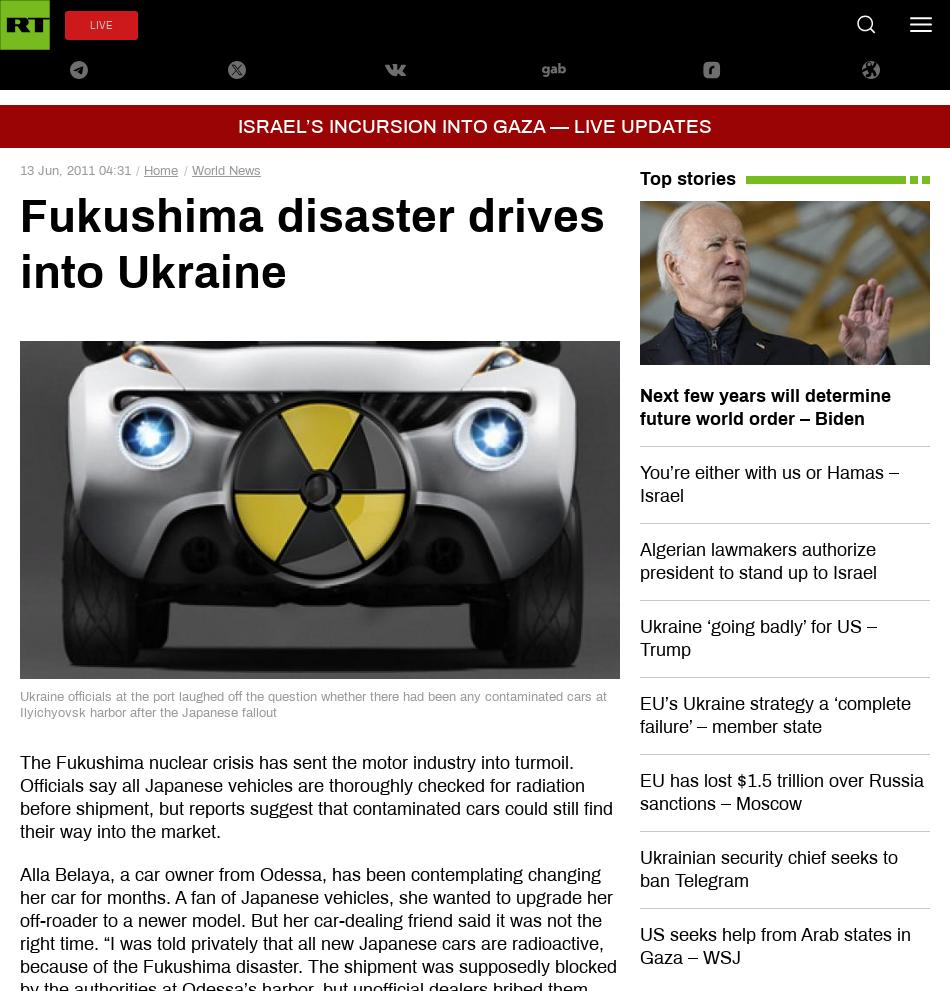 This screenshot has width=950, height=991. I want to click on 'EU has lost $1.5 trillion over Russia sanctions – Moscow', so click(779, 791).